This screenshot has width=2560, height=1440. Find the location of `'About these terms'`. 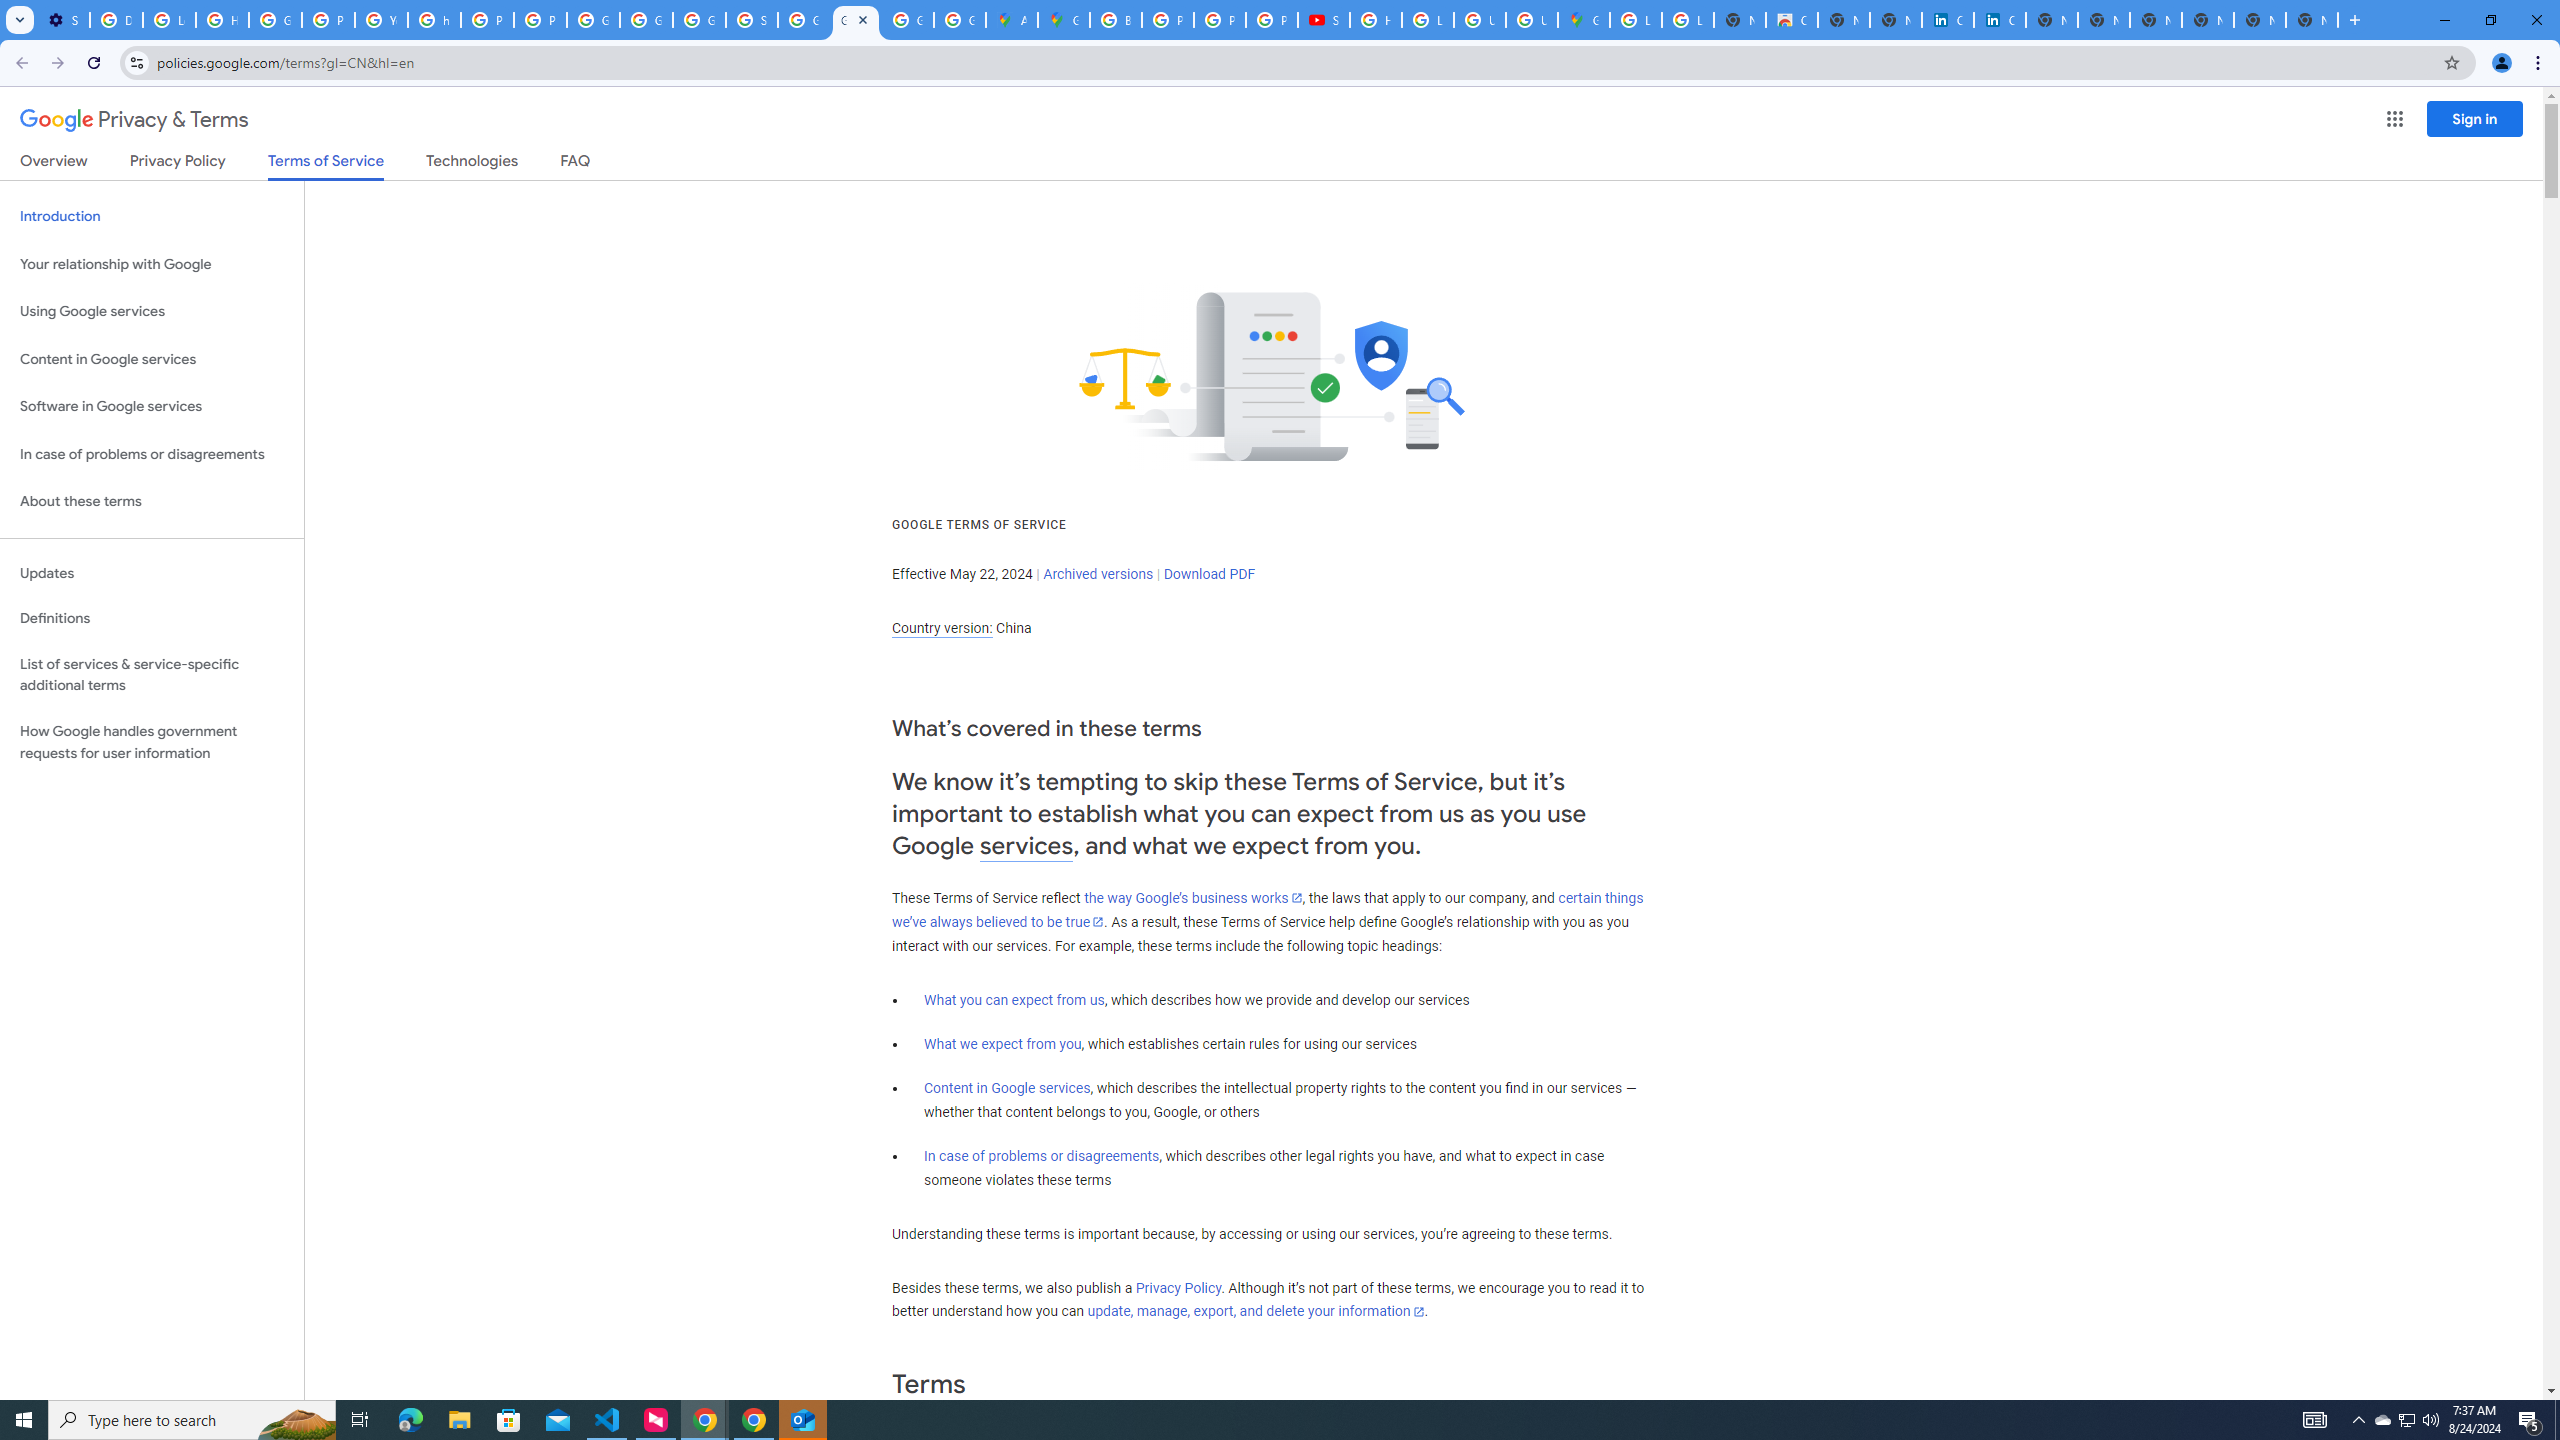

'About these terms' is located at coordinates (151, 501).